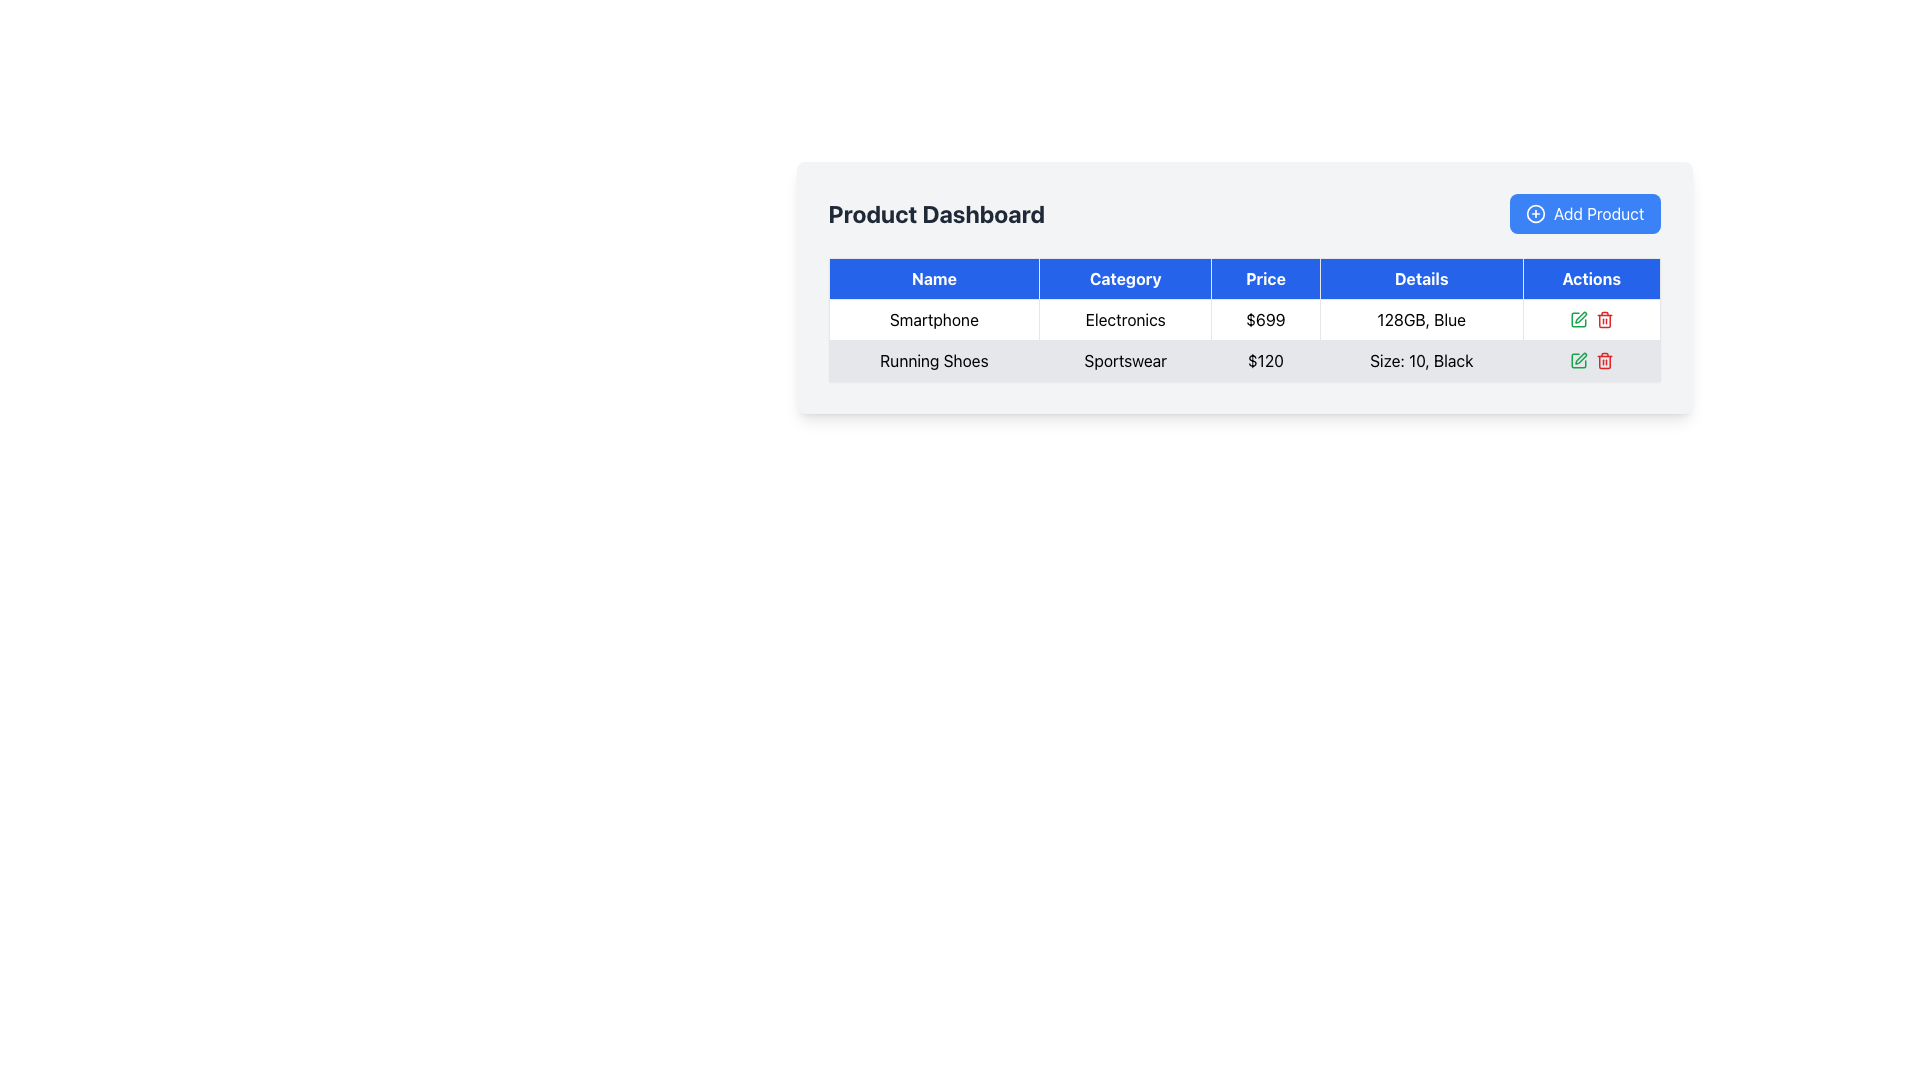 The width and height of the screenshot is (1920, 1080). Describe the element at coordinates (1243, 339) in the screenshot. I see `the second row of the product table that displays names, categories, prices, and additional details` at that location.